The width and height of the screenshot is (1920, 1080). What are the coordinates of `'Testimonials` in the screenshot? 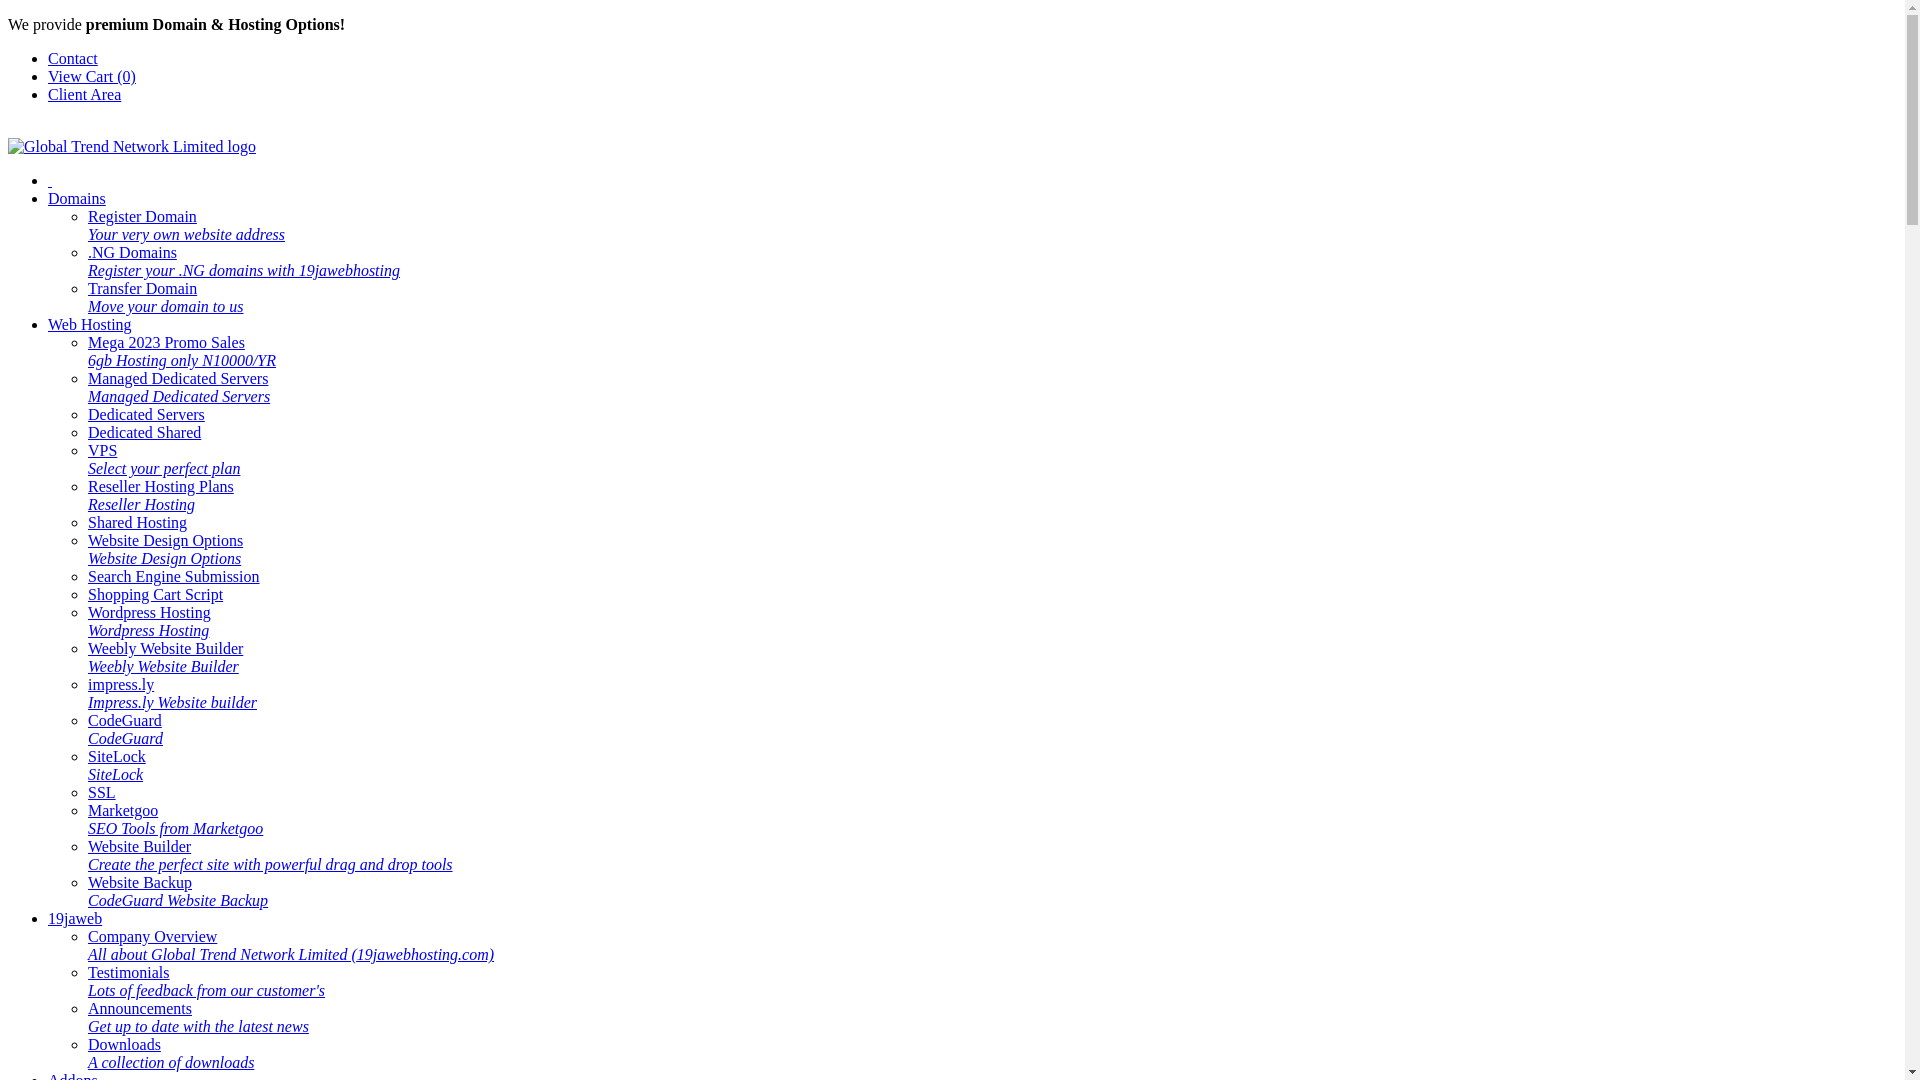 It's located at (206, 980).